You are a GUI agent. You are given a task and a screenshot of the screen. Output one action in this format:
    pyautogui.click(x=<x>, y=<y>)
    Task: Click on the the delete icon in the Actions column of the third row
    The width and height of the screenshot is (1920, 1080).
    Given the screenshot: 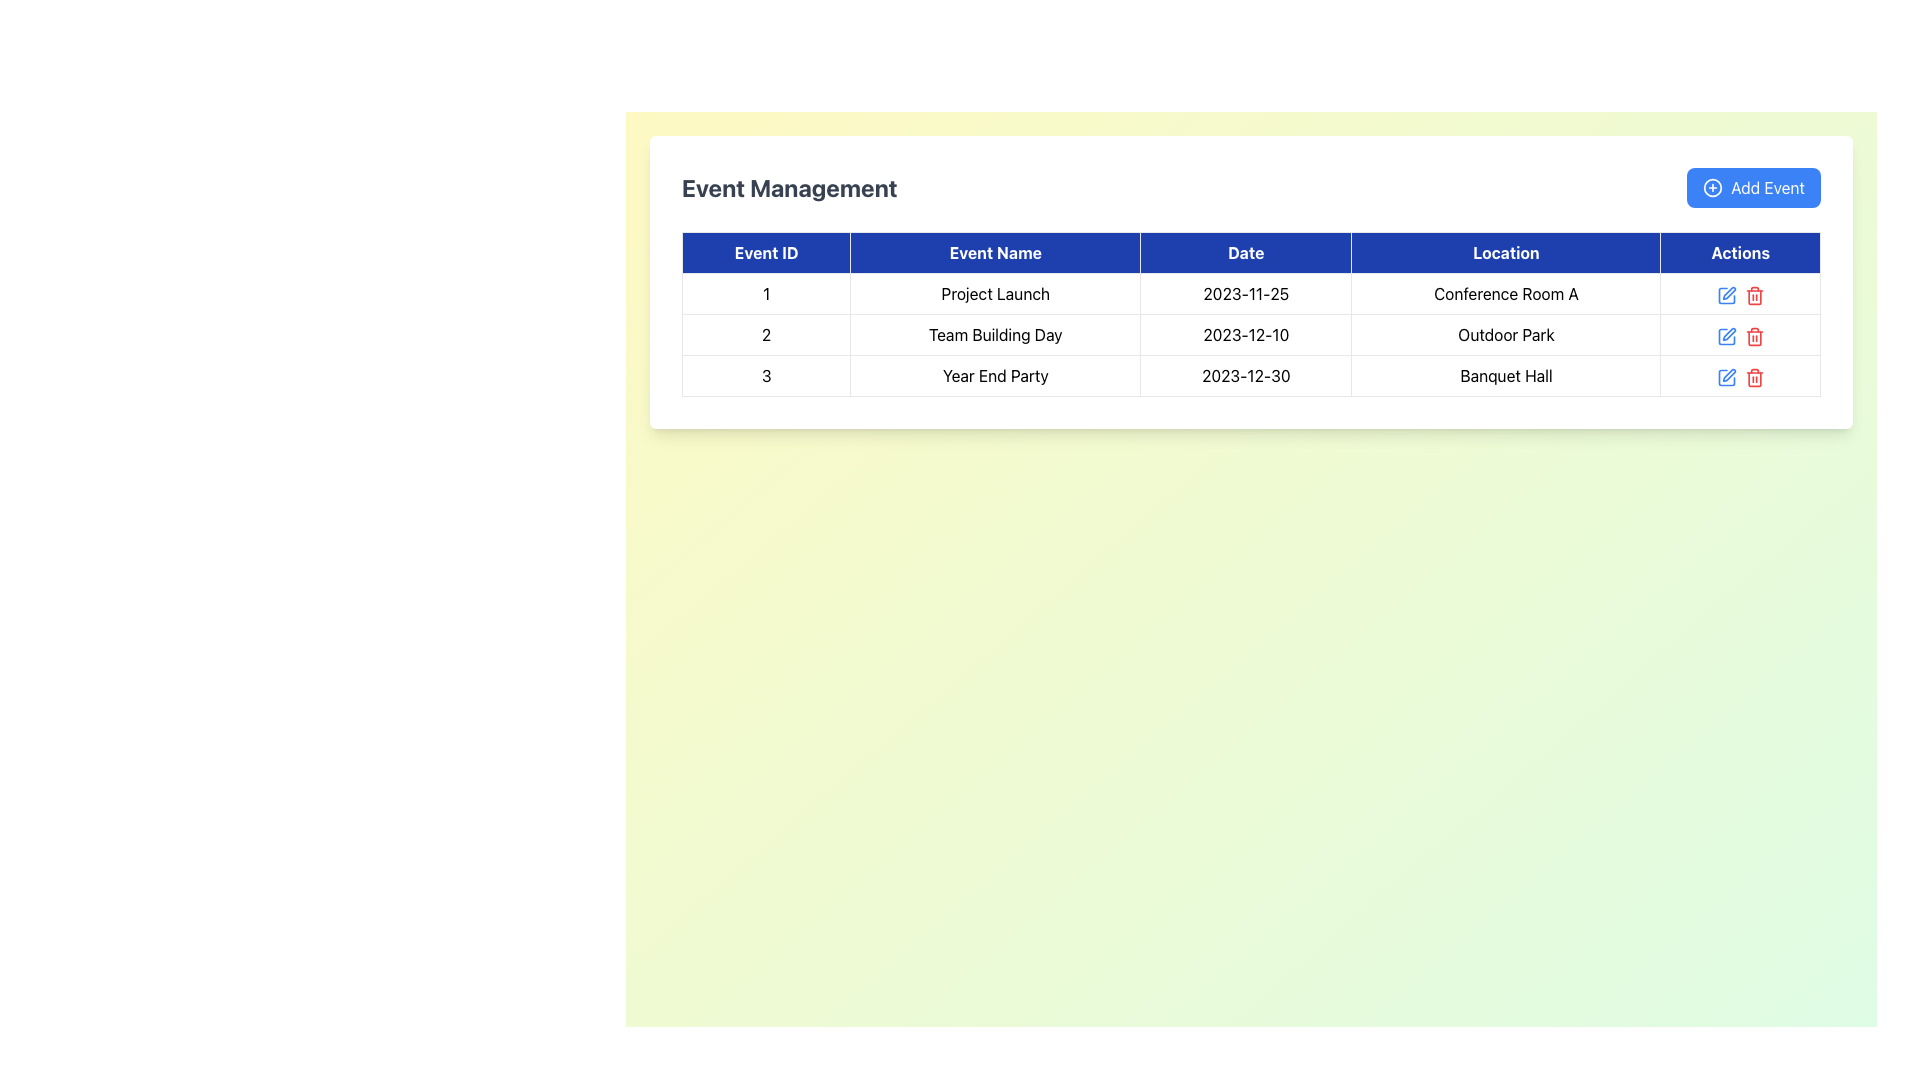 What is the action you would take?
    pyautogui.click(x=1753, y=293)
    